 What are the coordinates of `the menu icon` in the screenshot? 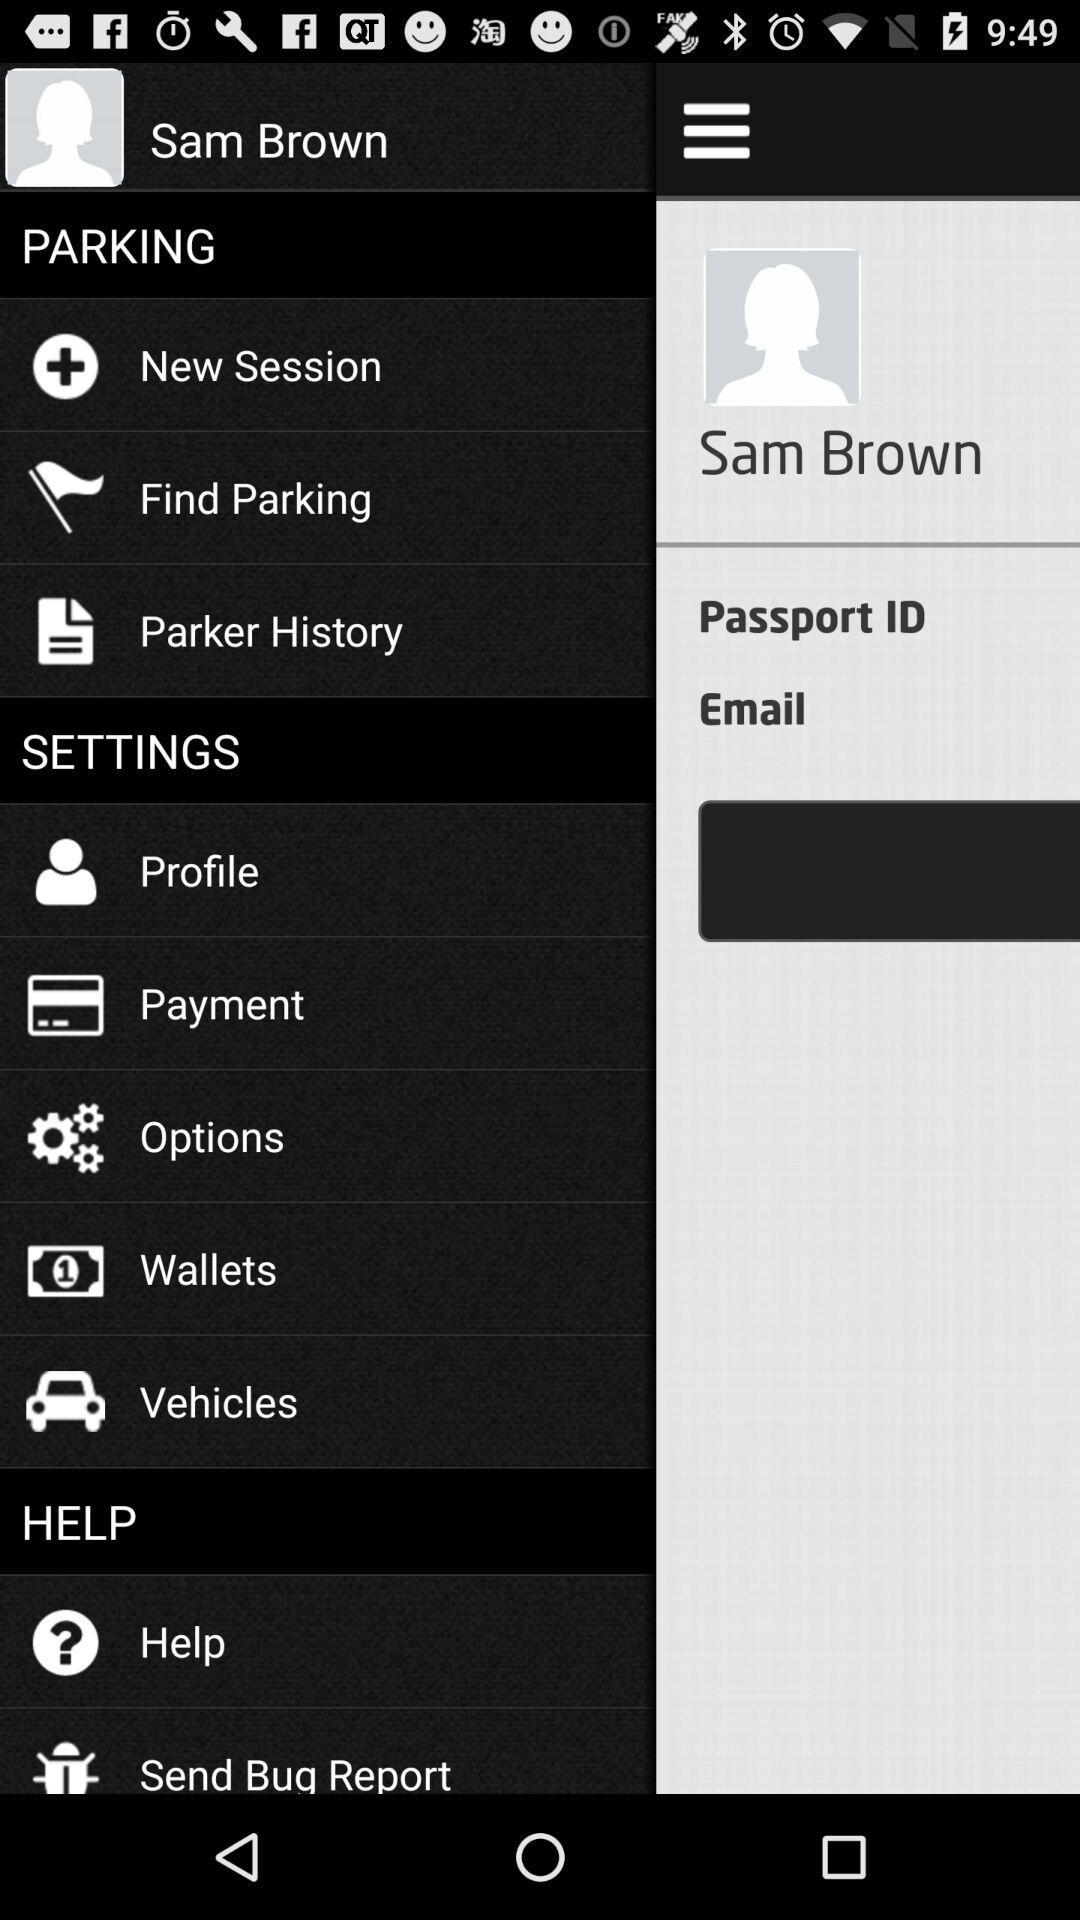 It's located at (715, 137).